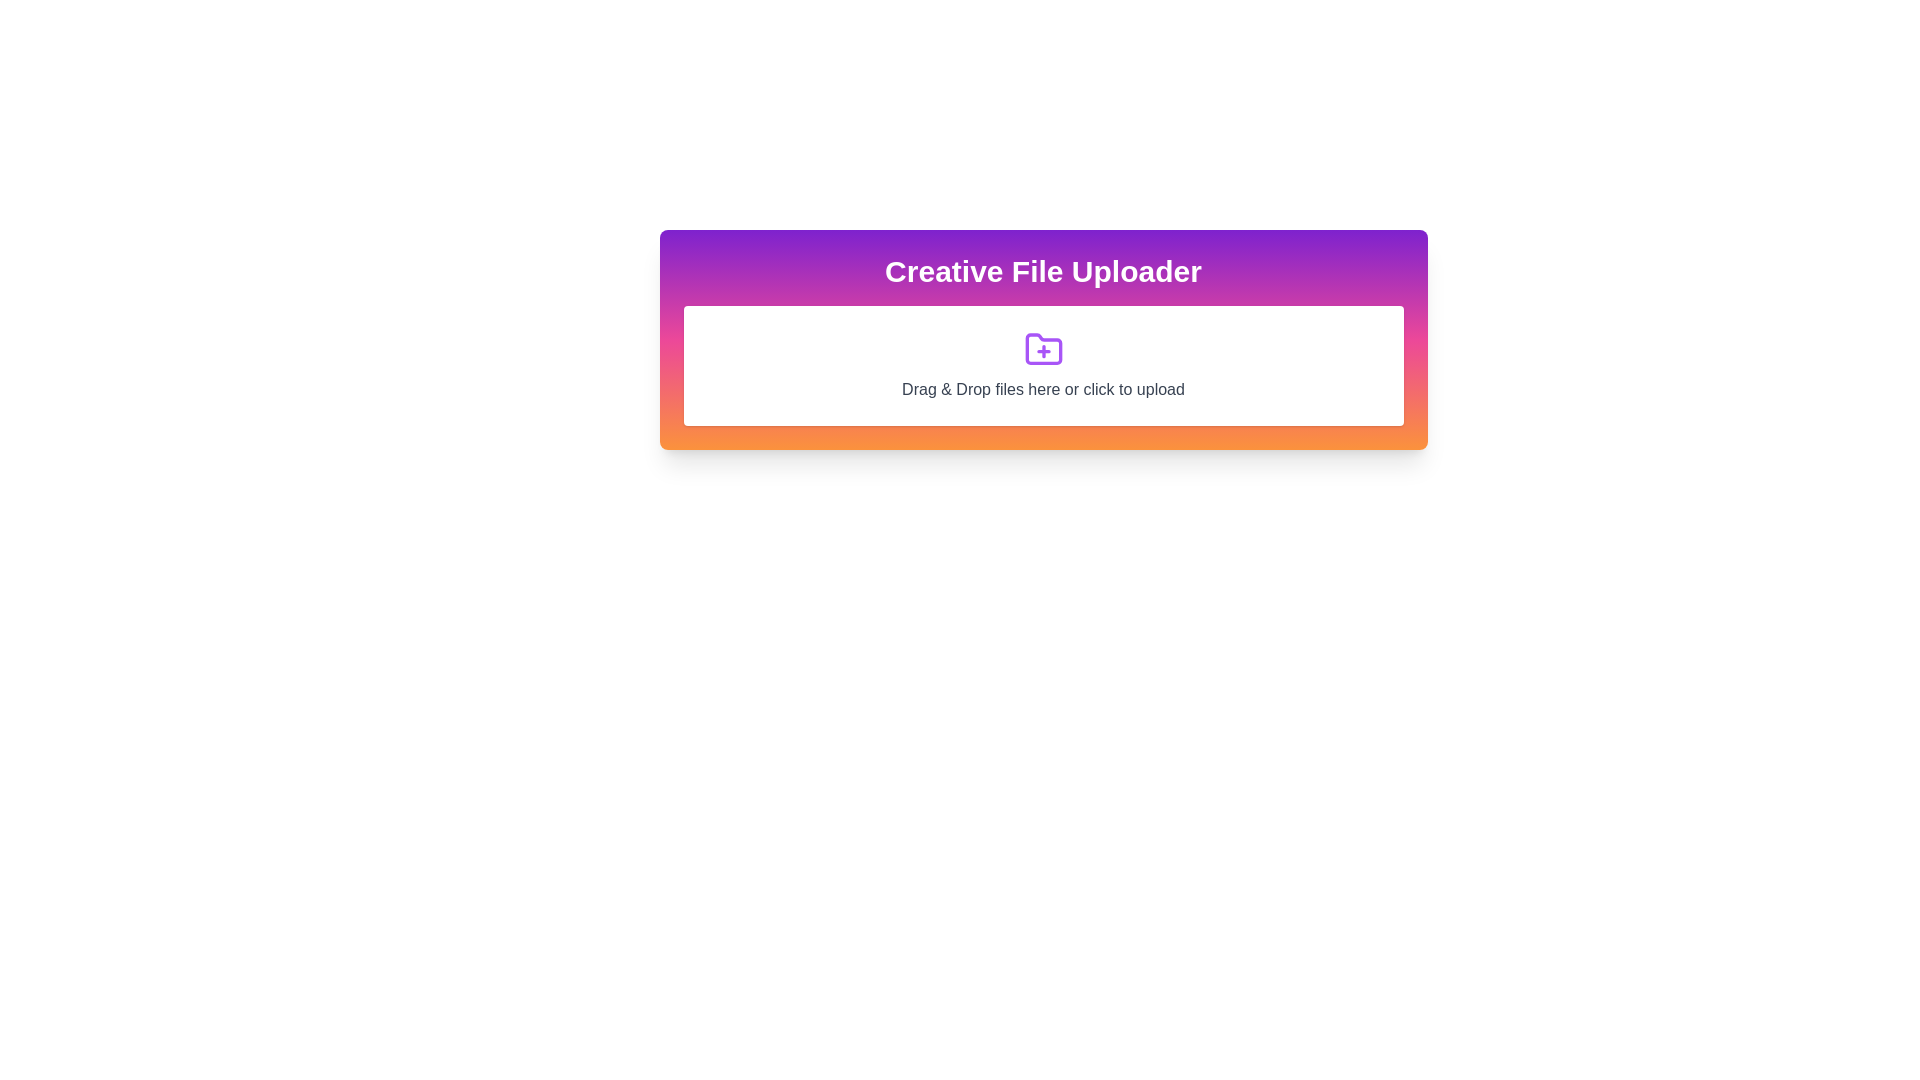  I want to click on the 'Creative File Uploader' interactive widget, which features a gradient background and prompts users to upload files, so click(1042, 338).